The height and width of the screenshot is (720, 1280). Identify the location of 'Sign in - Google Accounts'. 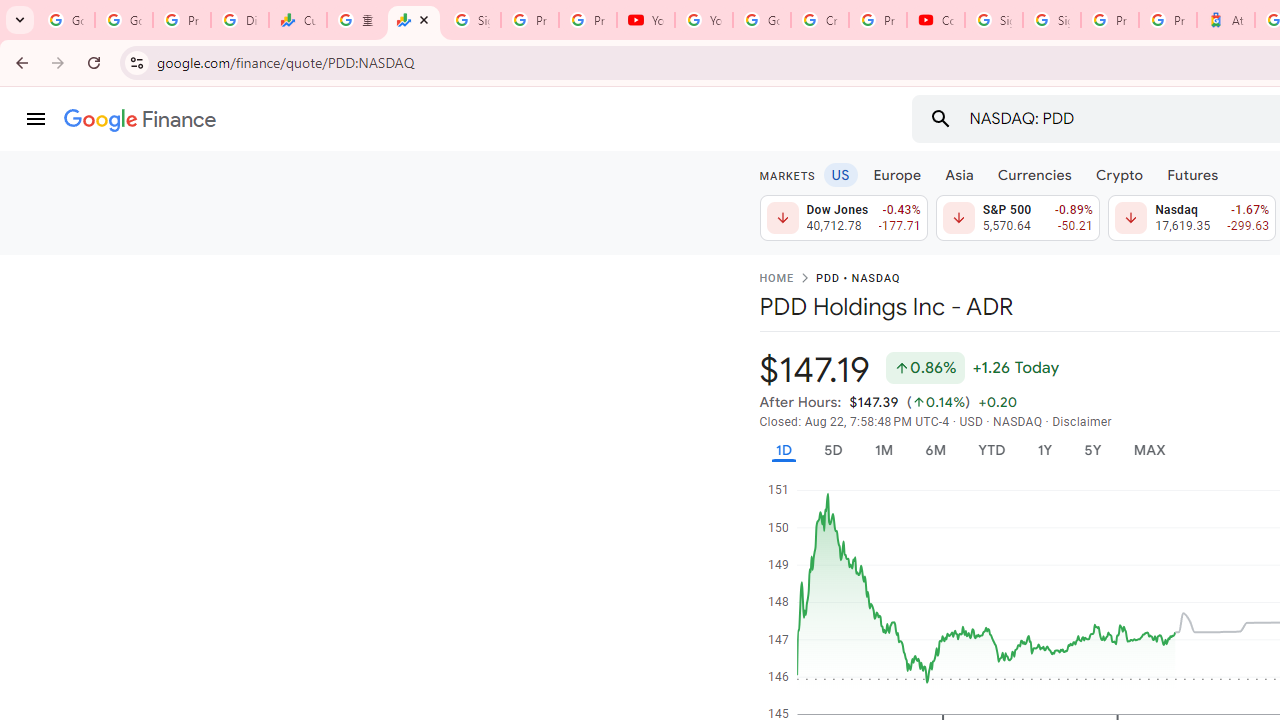
(993, 20).